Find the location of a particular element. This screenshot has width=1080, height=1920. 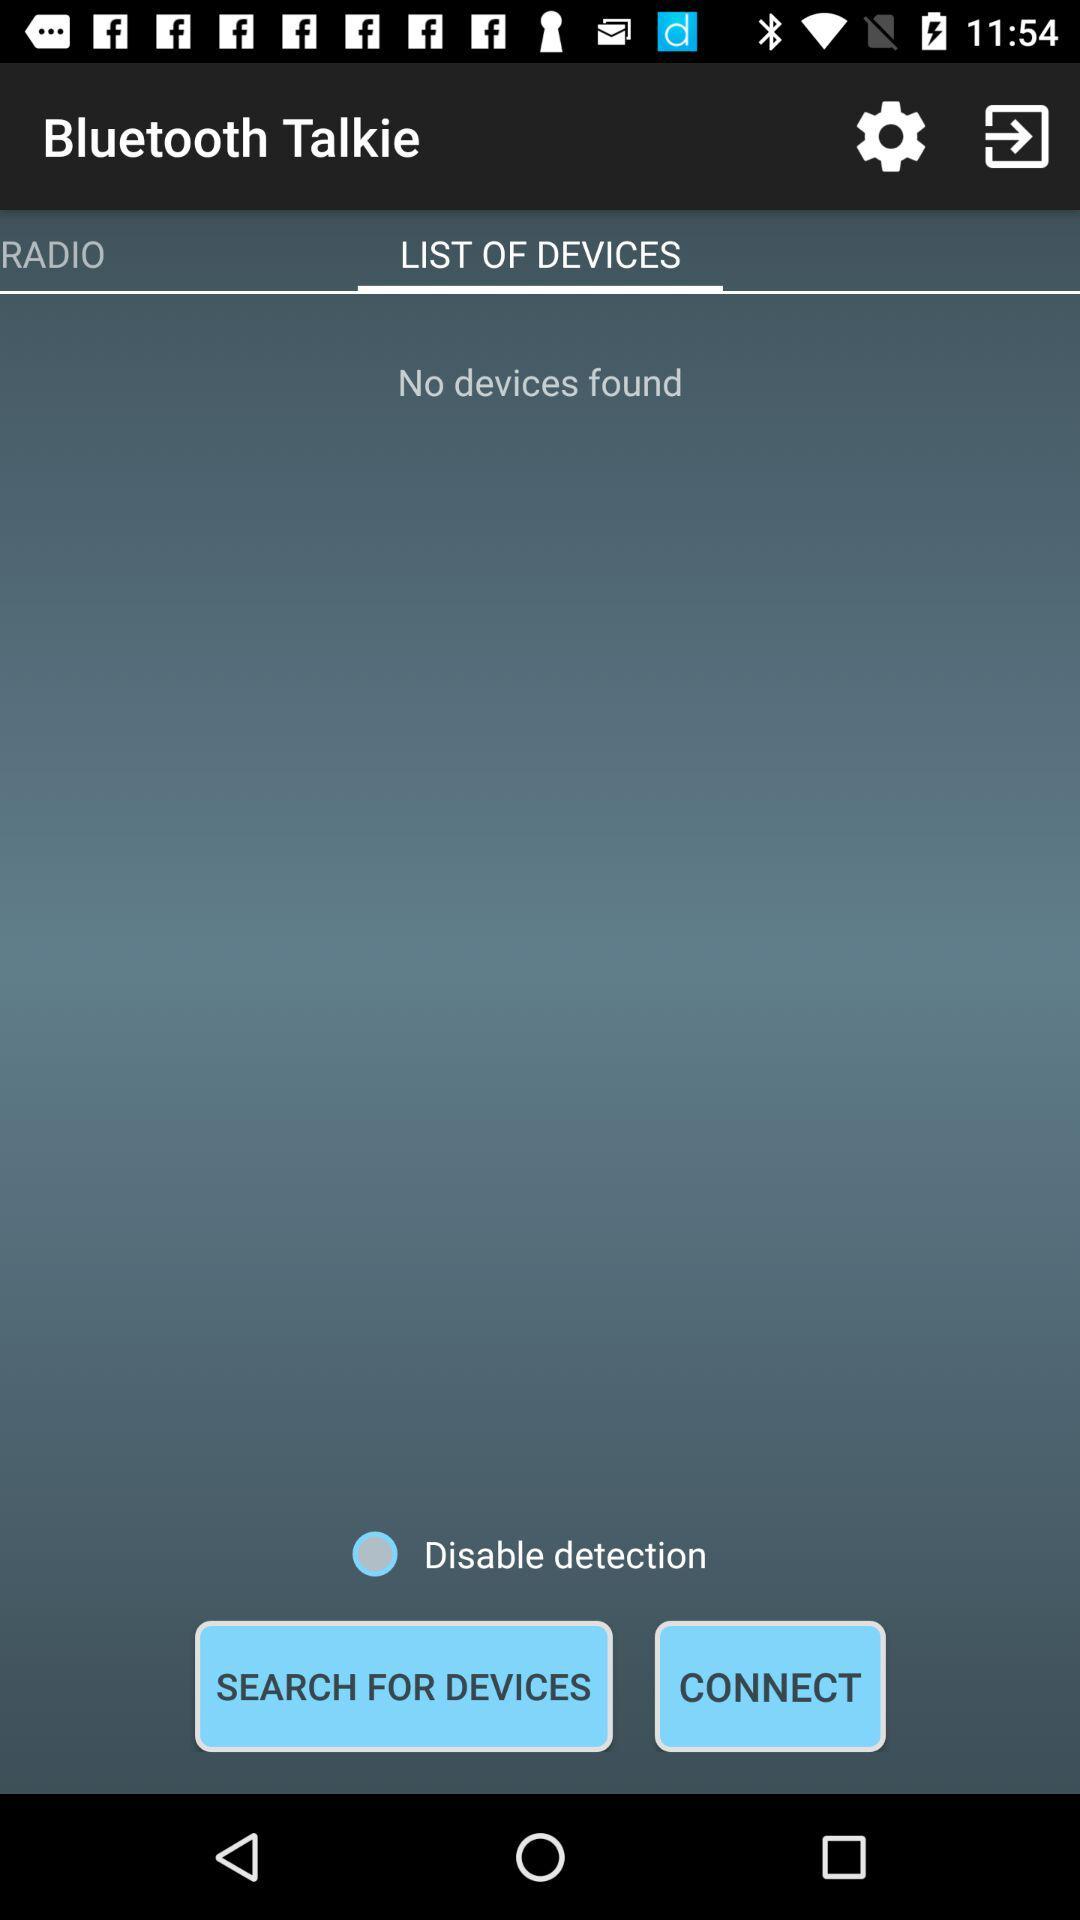

the icon below disable detection item is located at coordinates (769, 1685).